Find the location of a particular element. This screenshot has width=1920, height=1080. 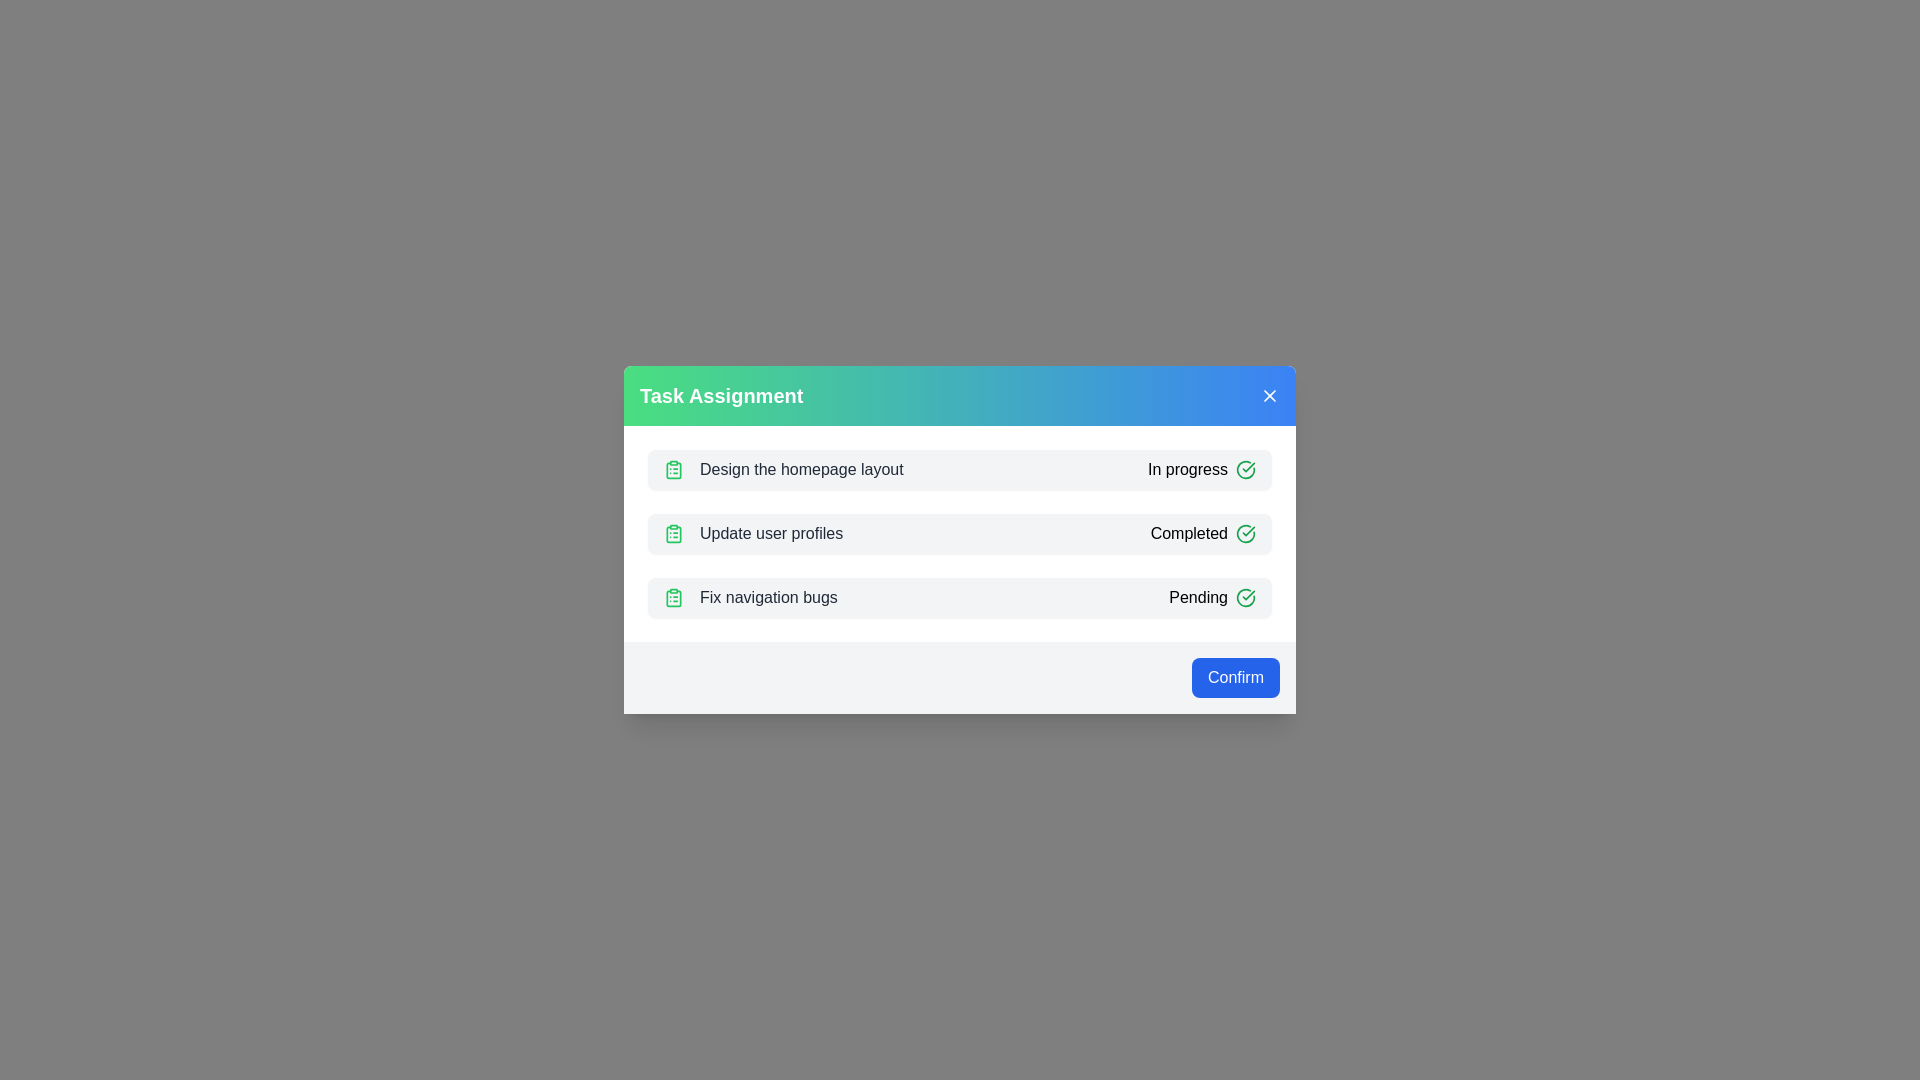

the clipboard icon within the task indicator located in the dialog box's top task item is located at coordinates (673, 470).